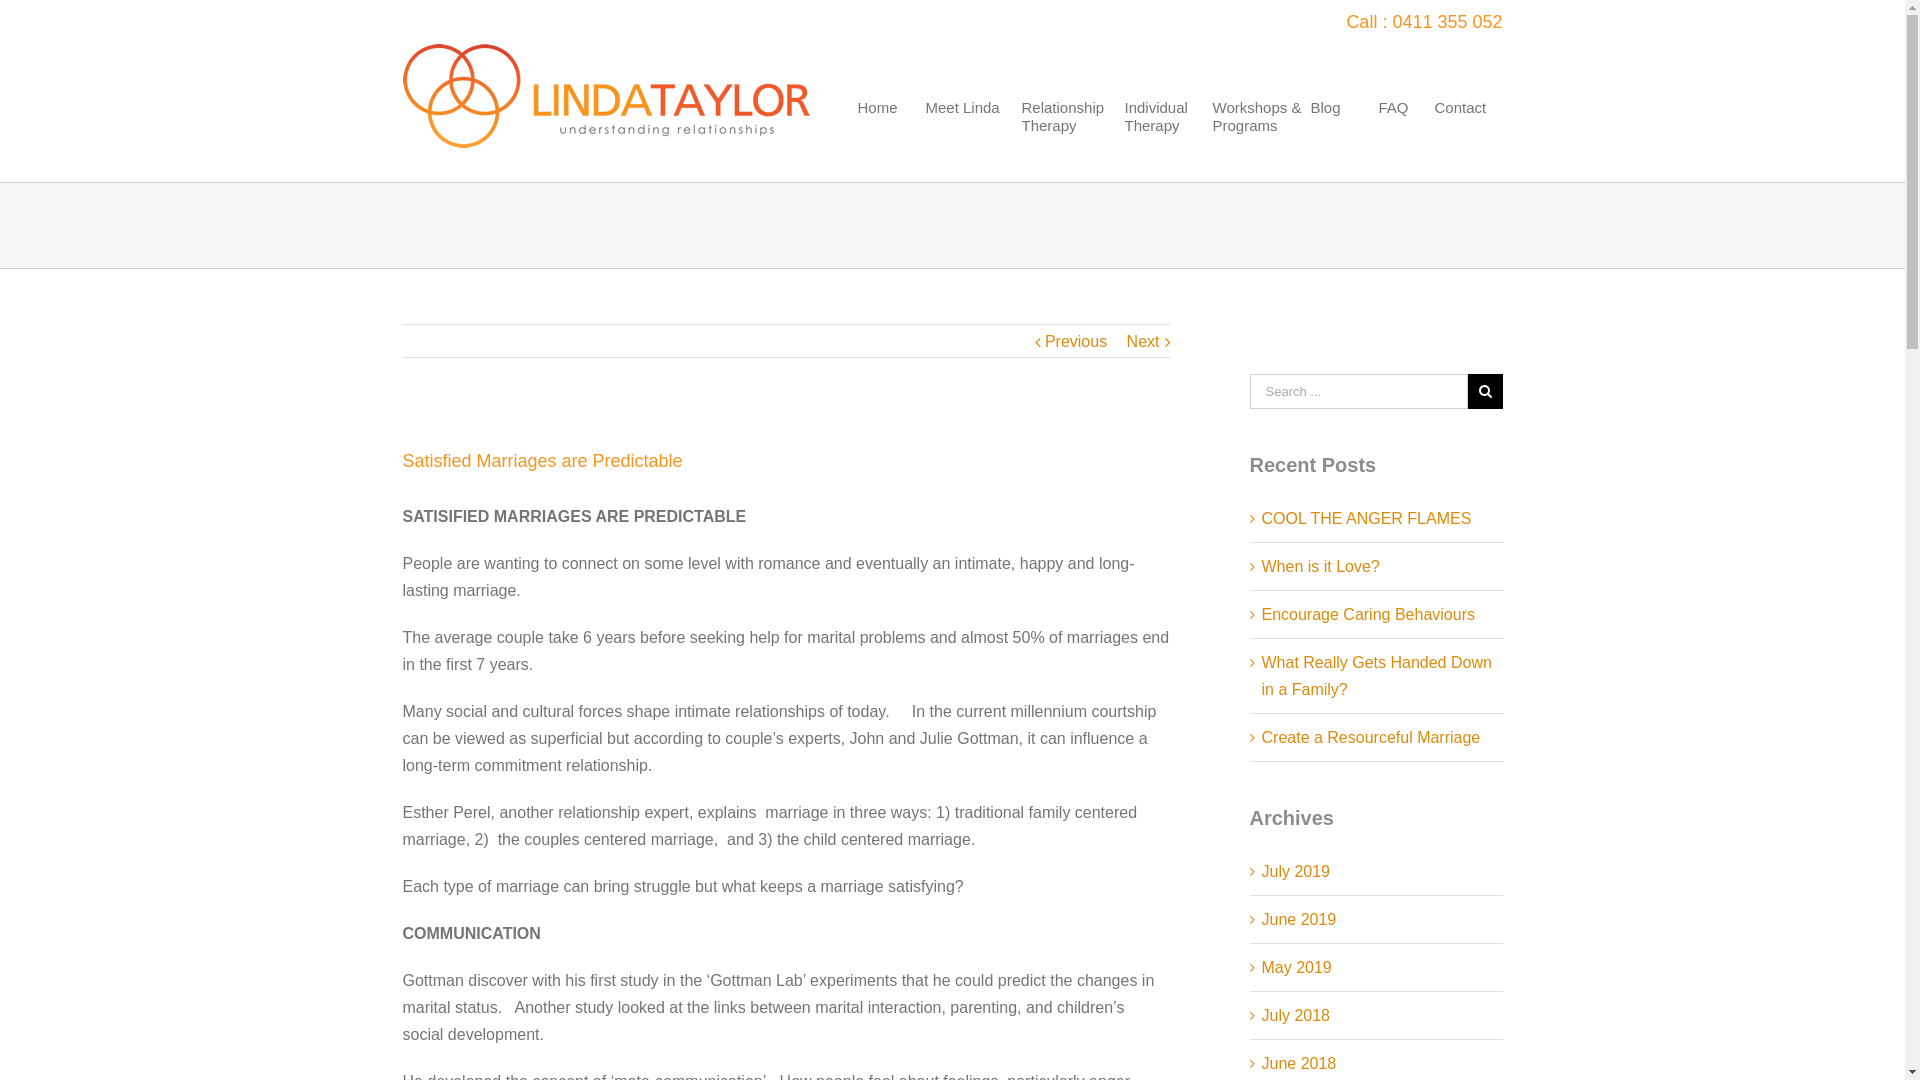 This screenshot has height=1080, width=1920. Describe the element at coordinates (1163, 139) in the screenshot. I see `'Individual Therapy'` at that location.